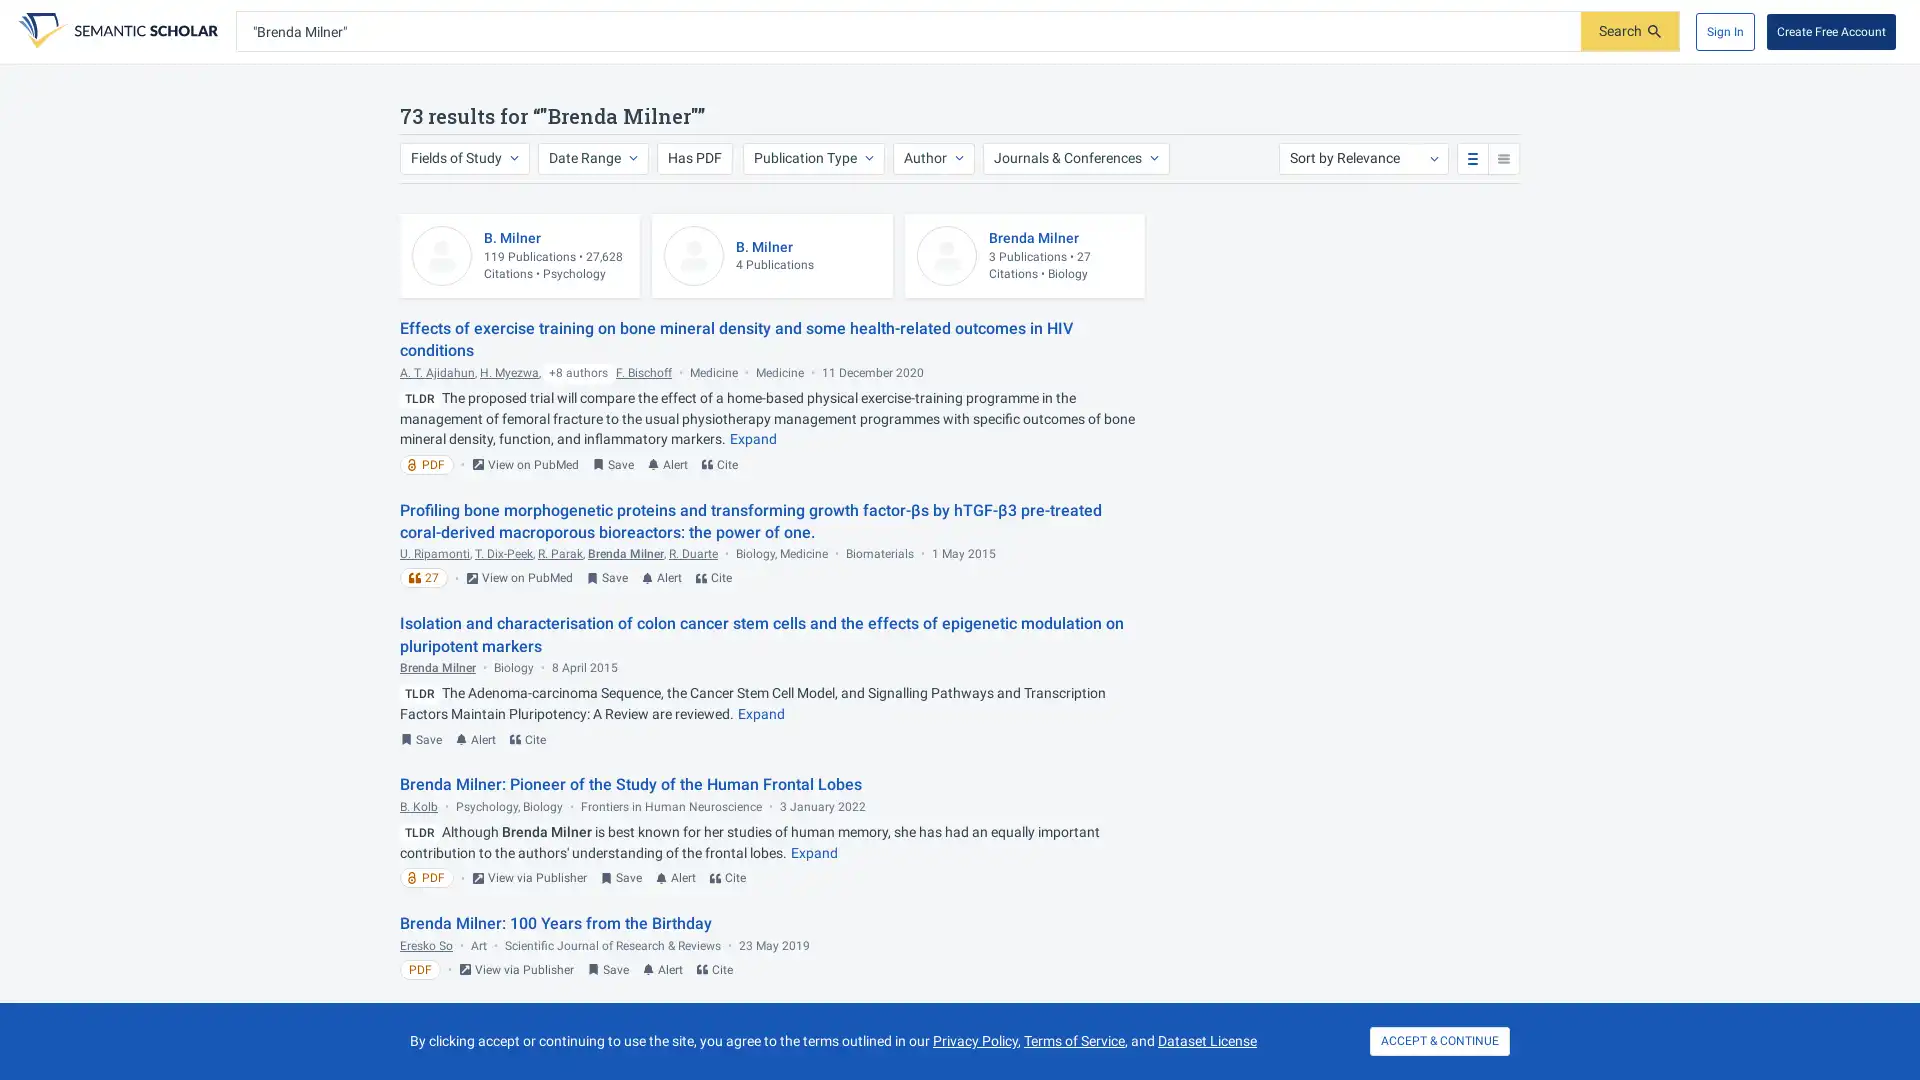 The width and height of the screenshot is (1920, 1080). What do you see at coordinates (620, 877) in the screenshot?
I see `Save to Library` at bounding box center [620, 877].